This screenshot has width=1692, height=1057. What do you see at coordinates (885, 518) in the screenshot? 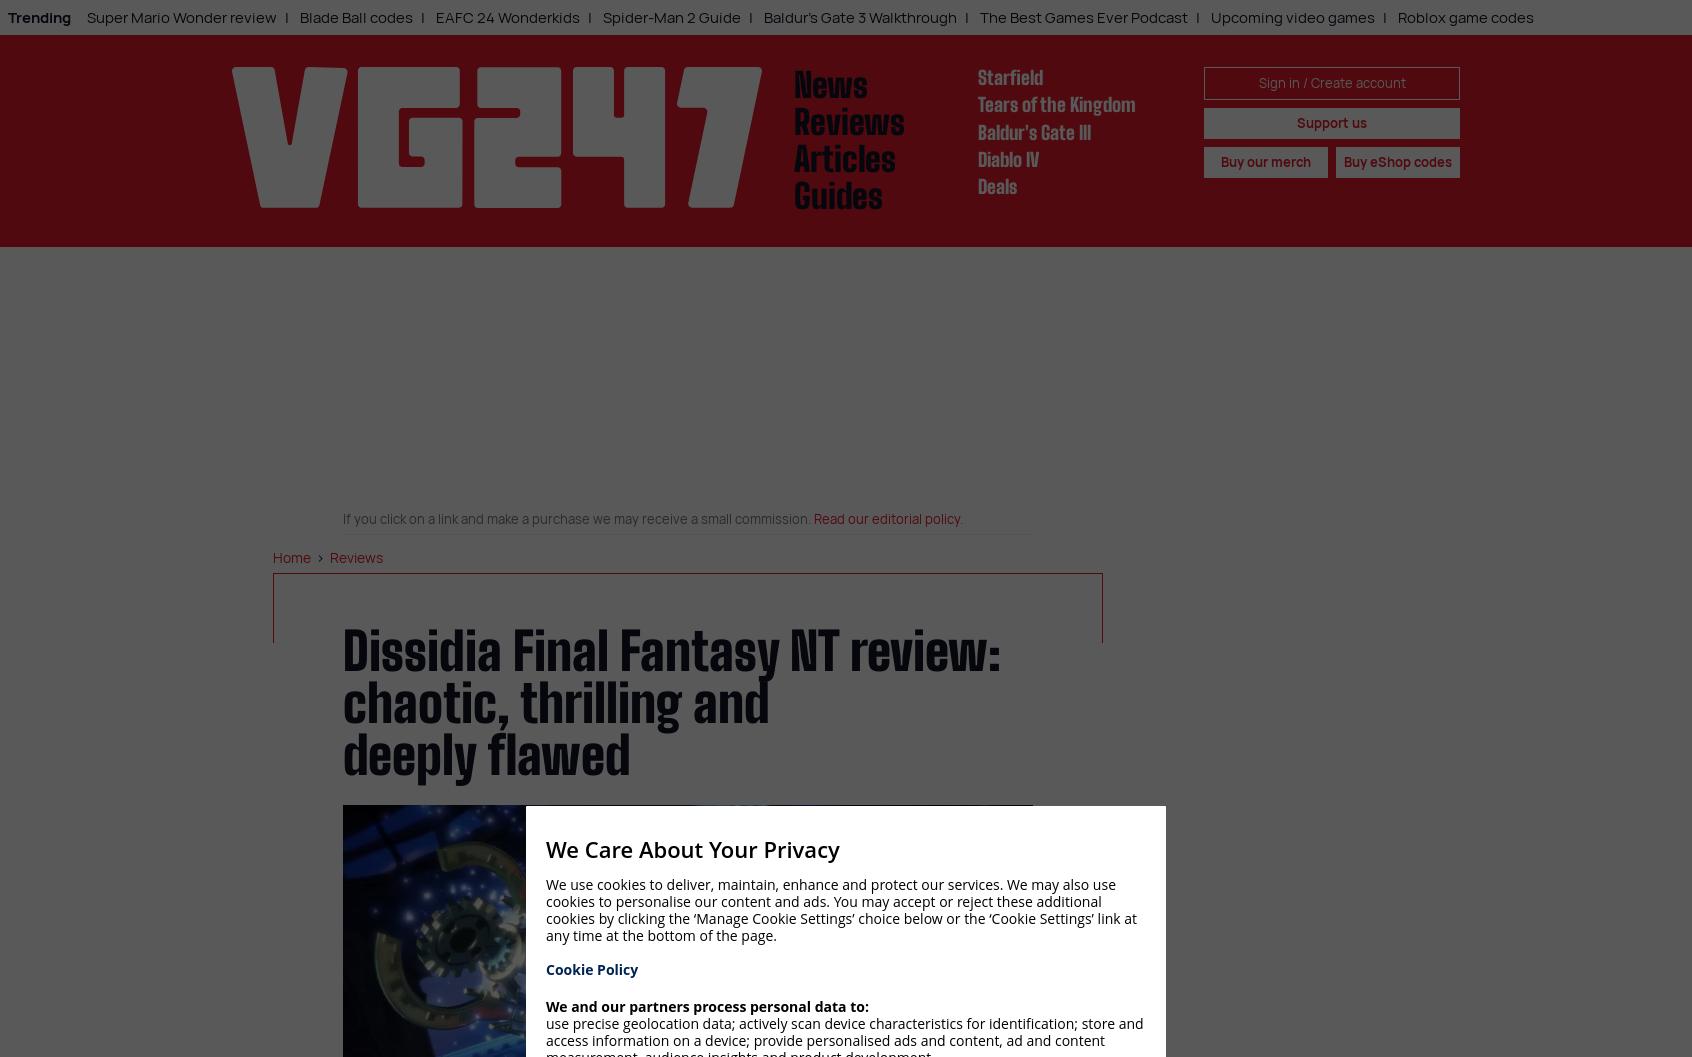
I see `'Read our editorial policy'` at bounding box center [885, 518].